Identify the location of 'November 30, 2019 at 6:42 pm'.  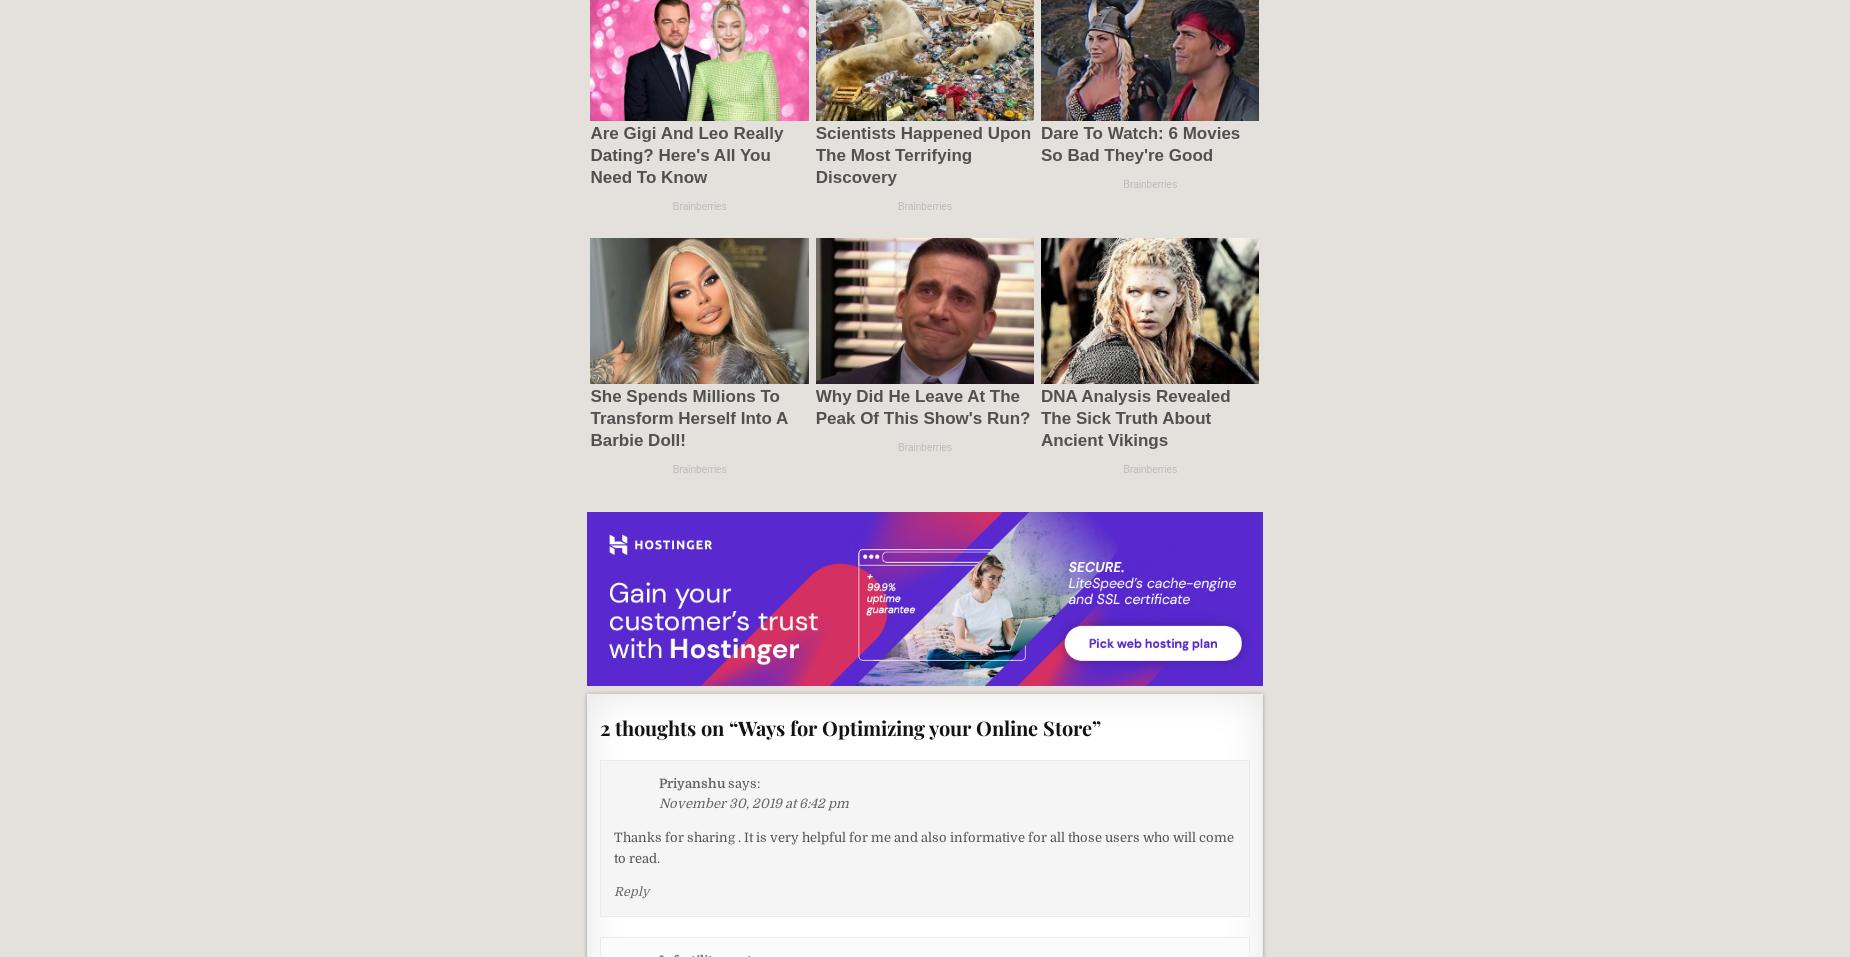
(658, 802).